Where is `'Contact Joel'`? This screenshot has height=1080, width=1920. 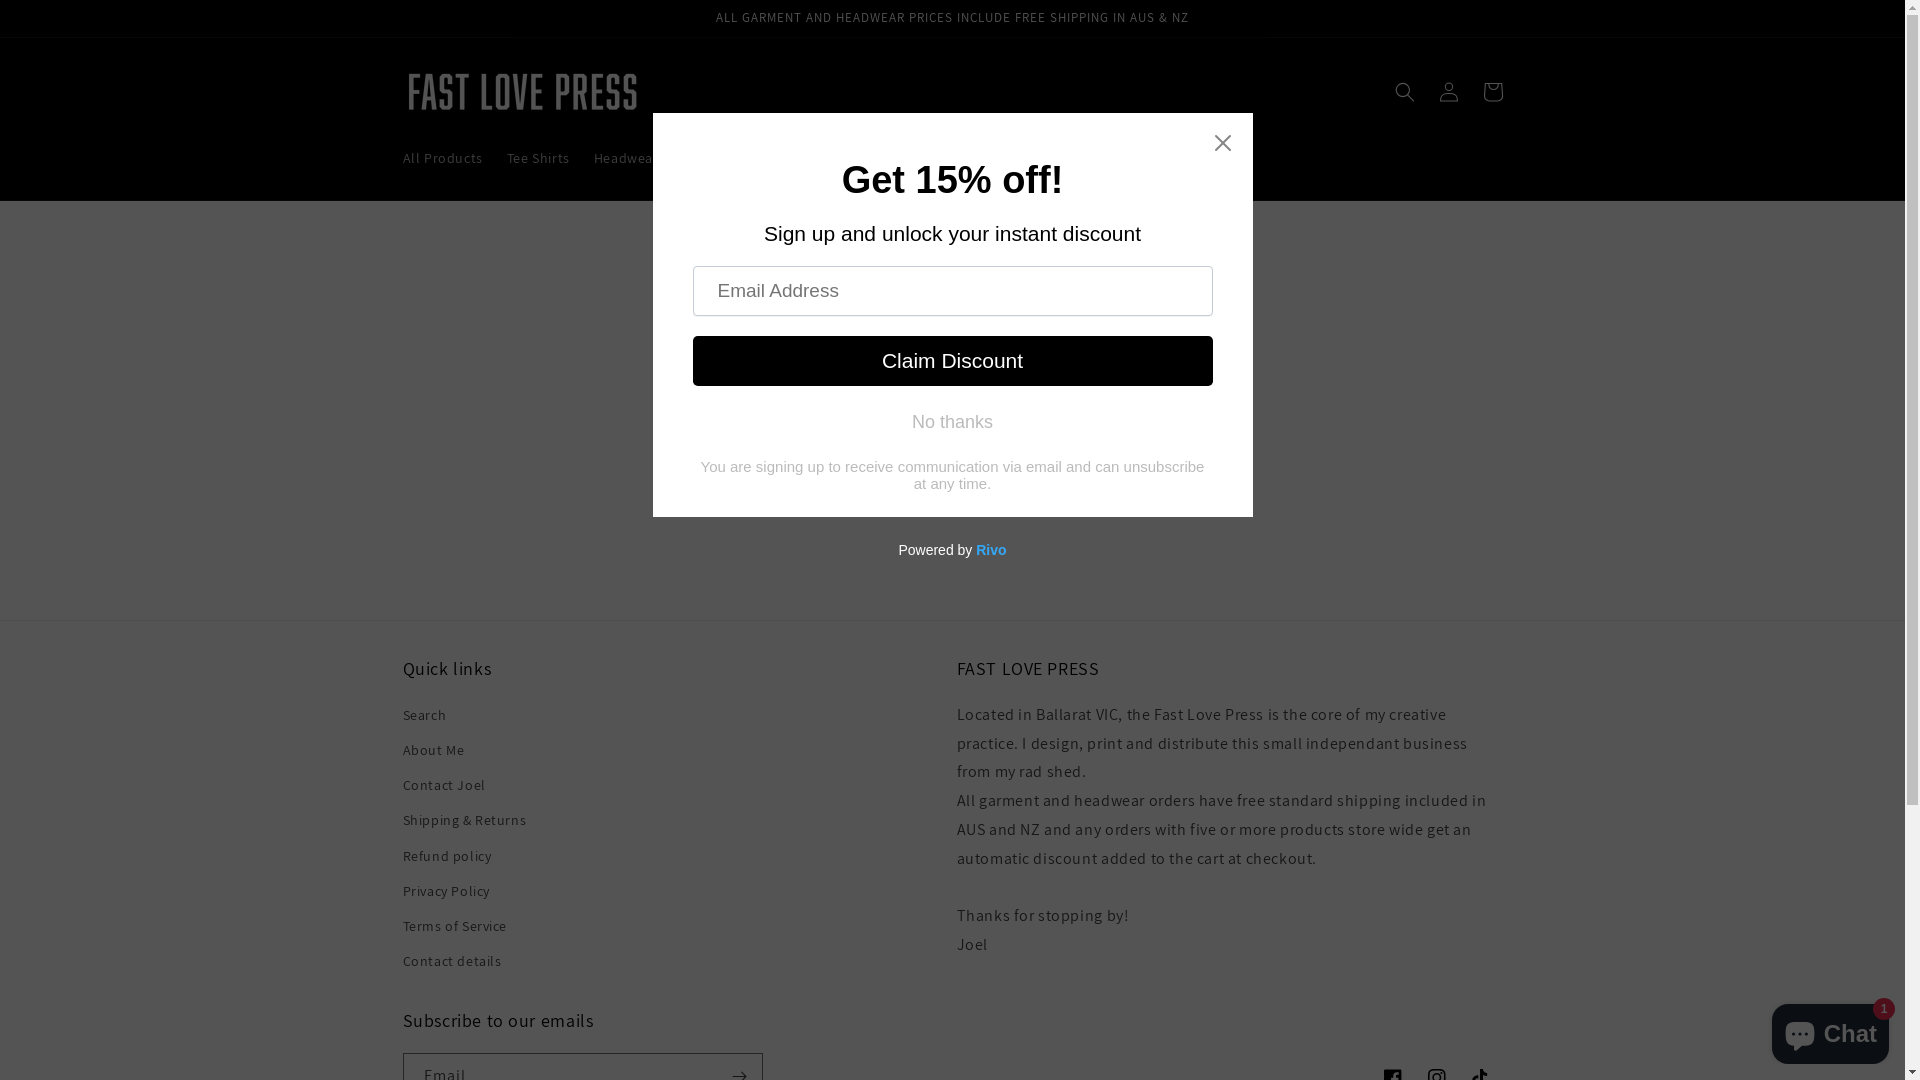
'Contact Joel' is located at coordinates (401, 784).